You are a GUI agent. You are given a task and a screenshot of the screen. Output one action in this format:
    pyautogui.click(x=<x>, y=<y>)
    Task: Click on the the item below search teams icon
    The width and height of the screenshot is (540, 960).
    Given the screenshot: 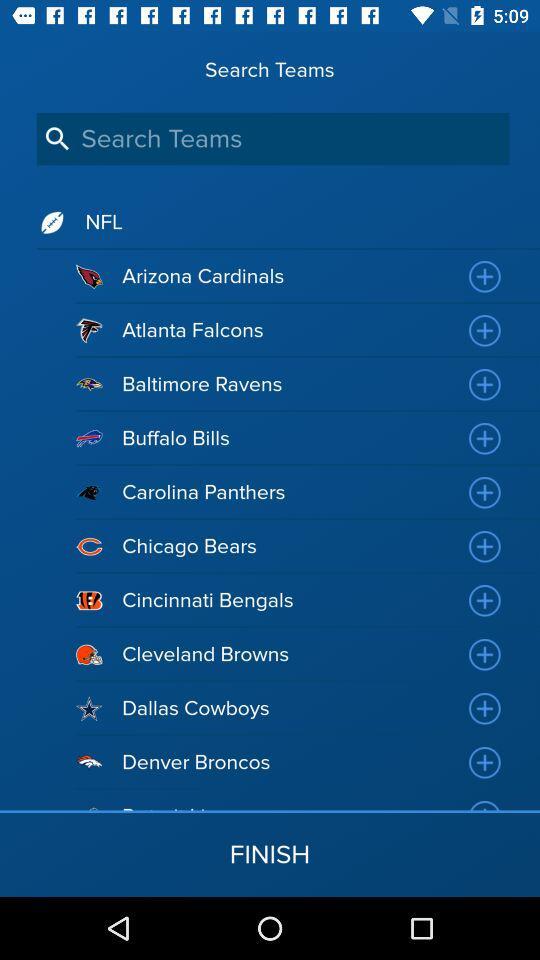 What is the action you would take?
    pyautogui.click(x=272, y=138)
    